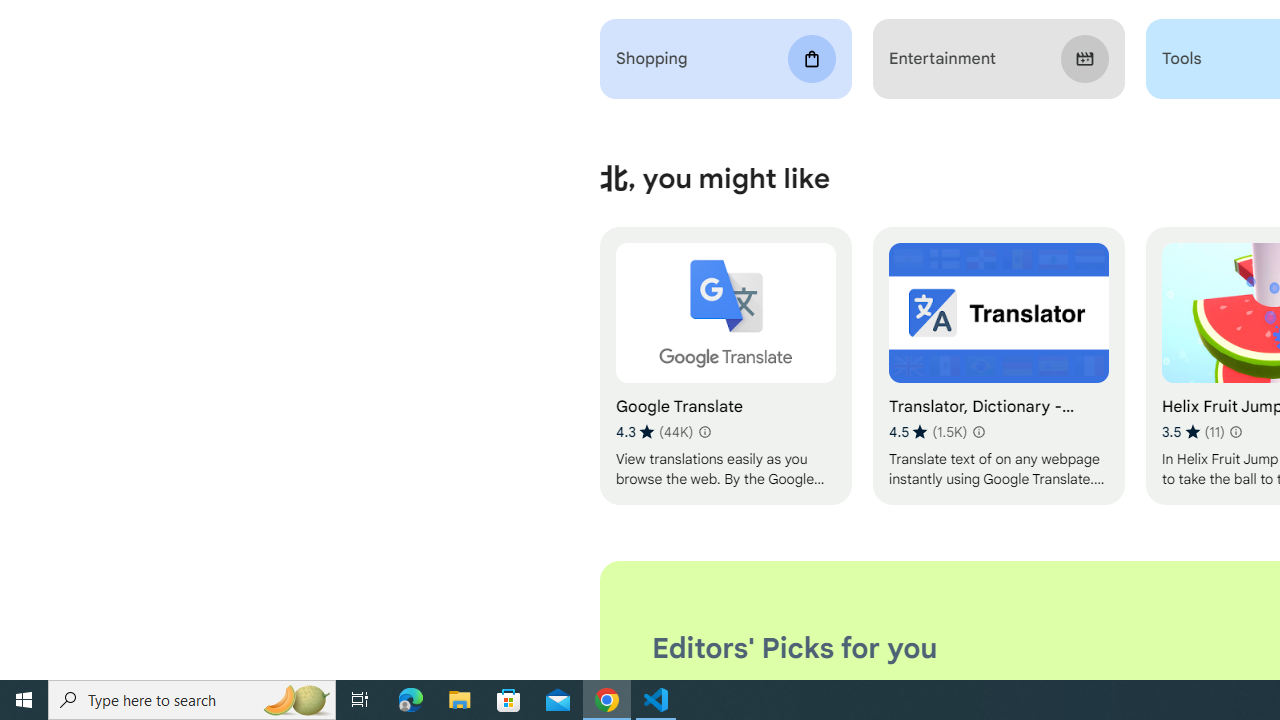  Describe the element at coordinates (998, 58) in the screenshot. I see `'Entertainment'` at that location.